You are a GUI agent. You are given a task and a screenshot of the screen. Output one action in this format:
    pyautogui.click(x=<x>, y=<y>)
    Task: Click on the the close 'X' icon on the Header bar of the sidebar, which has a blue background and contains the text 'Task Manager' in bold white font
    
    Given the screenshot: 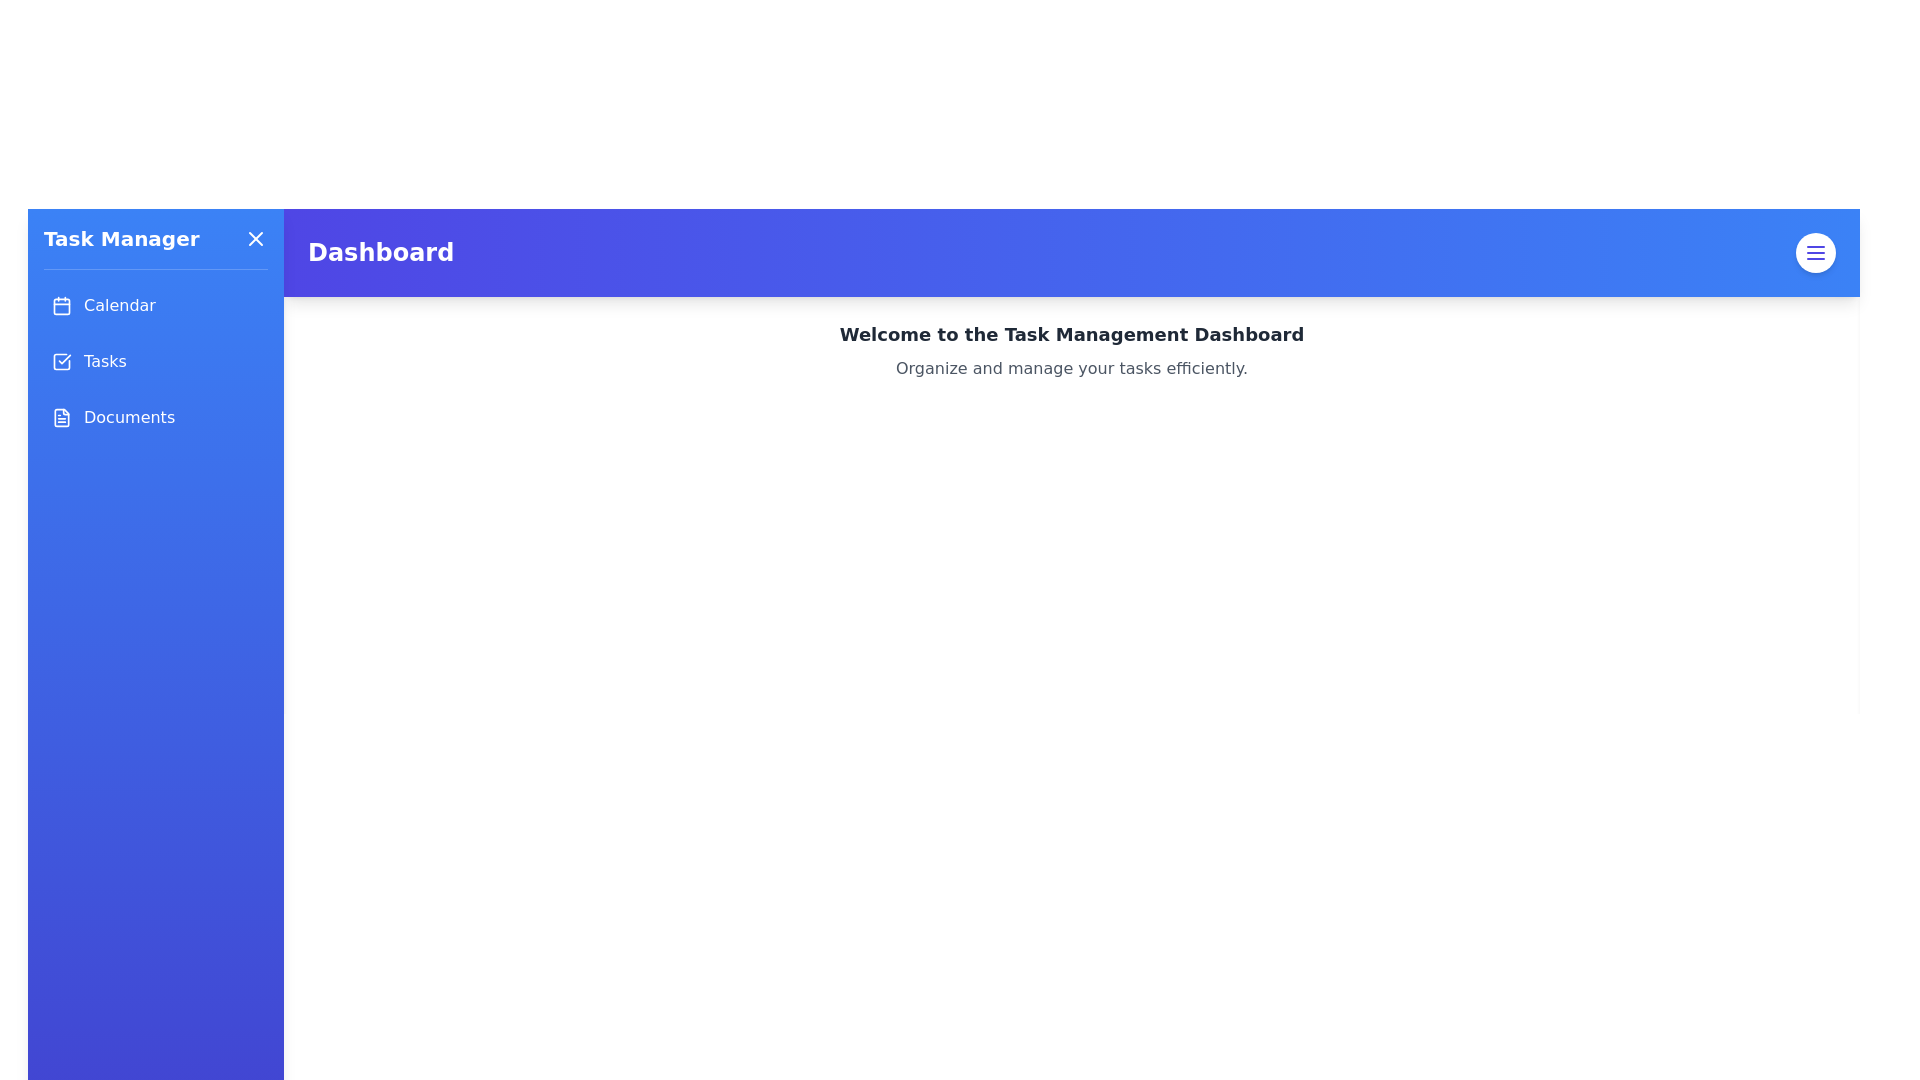 What is the action you would take?
    pyautogui.click(x=155, y=246)
    